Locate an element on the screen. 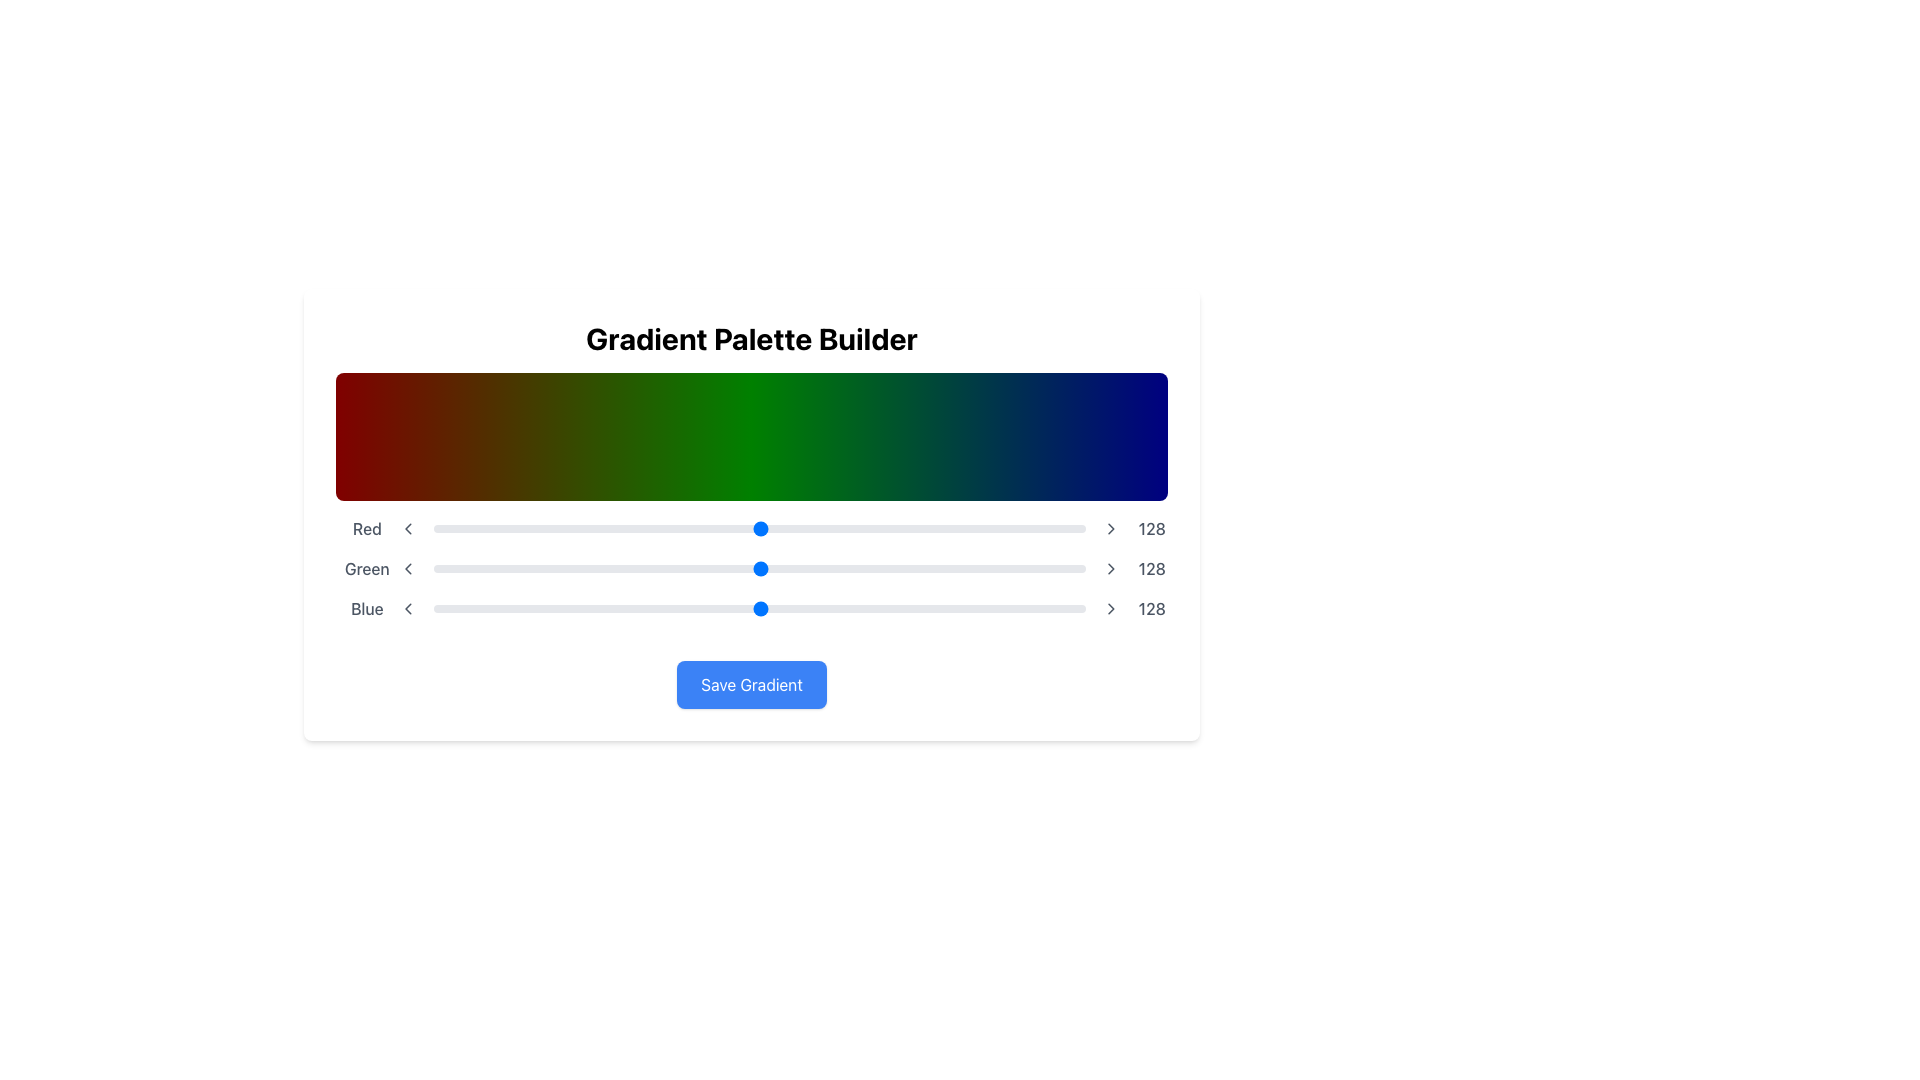  the Left Arrow Control Button, which is a small left-pointing chevron arrow located to the left of the horizontal slider labeled 'Red' is located at coordinates (407, 527).